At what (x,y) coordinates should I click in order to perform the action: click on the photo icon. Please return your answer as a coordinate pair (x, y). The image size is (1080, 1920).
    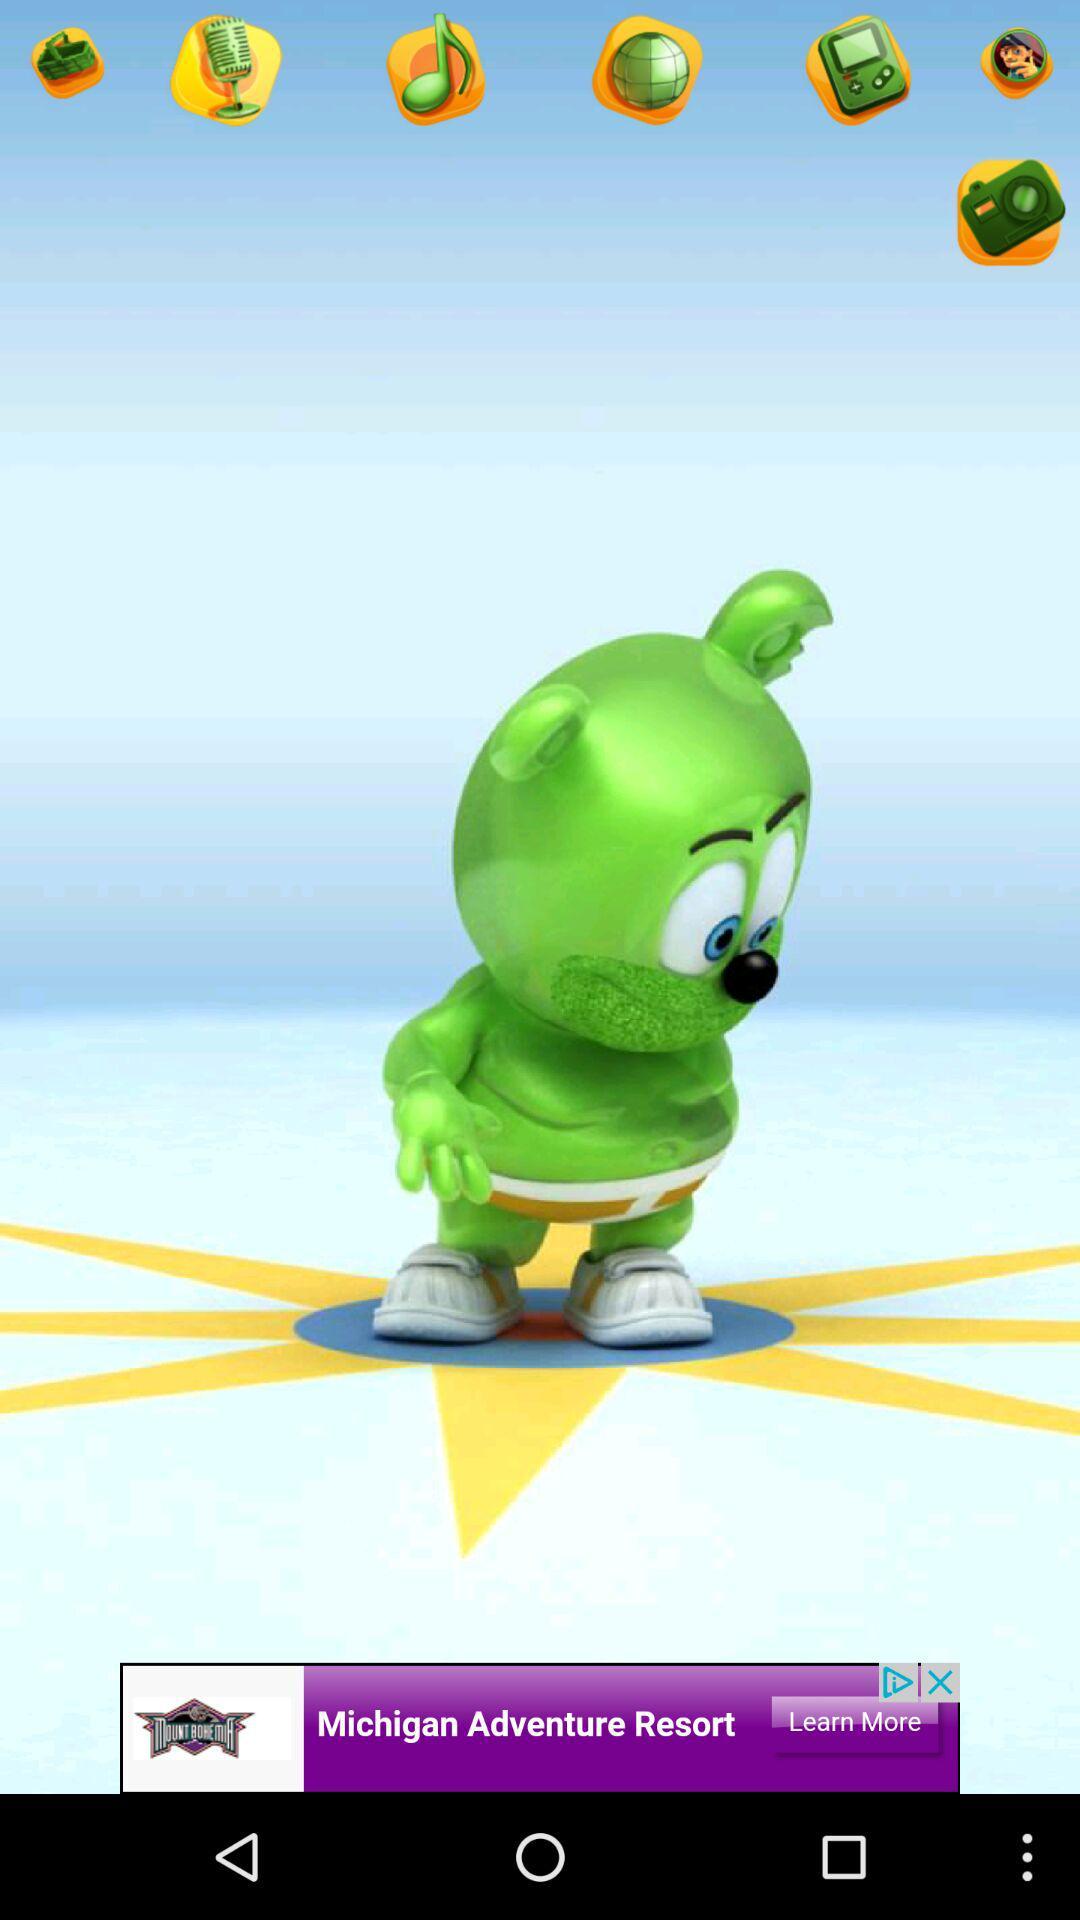
    Looking at the image, I should click on (1007, 231).